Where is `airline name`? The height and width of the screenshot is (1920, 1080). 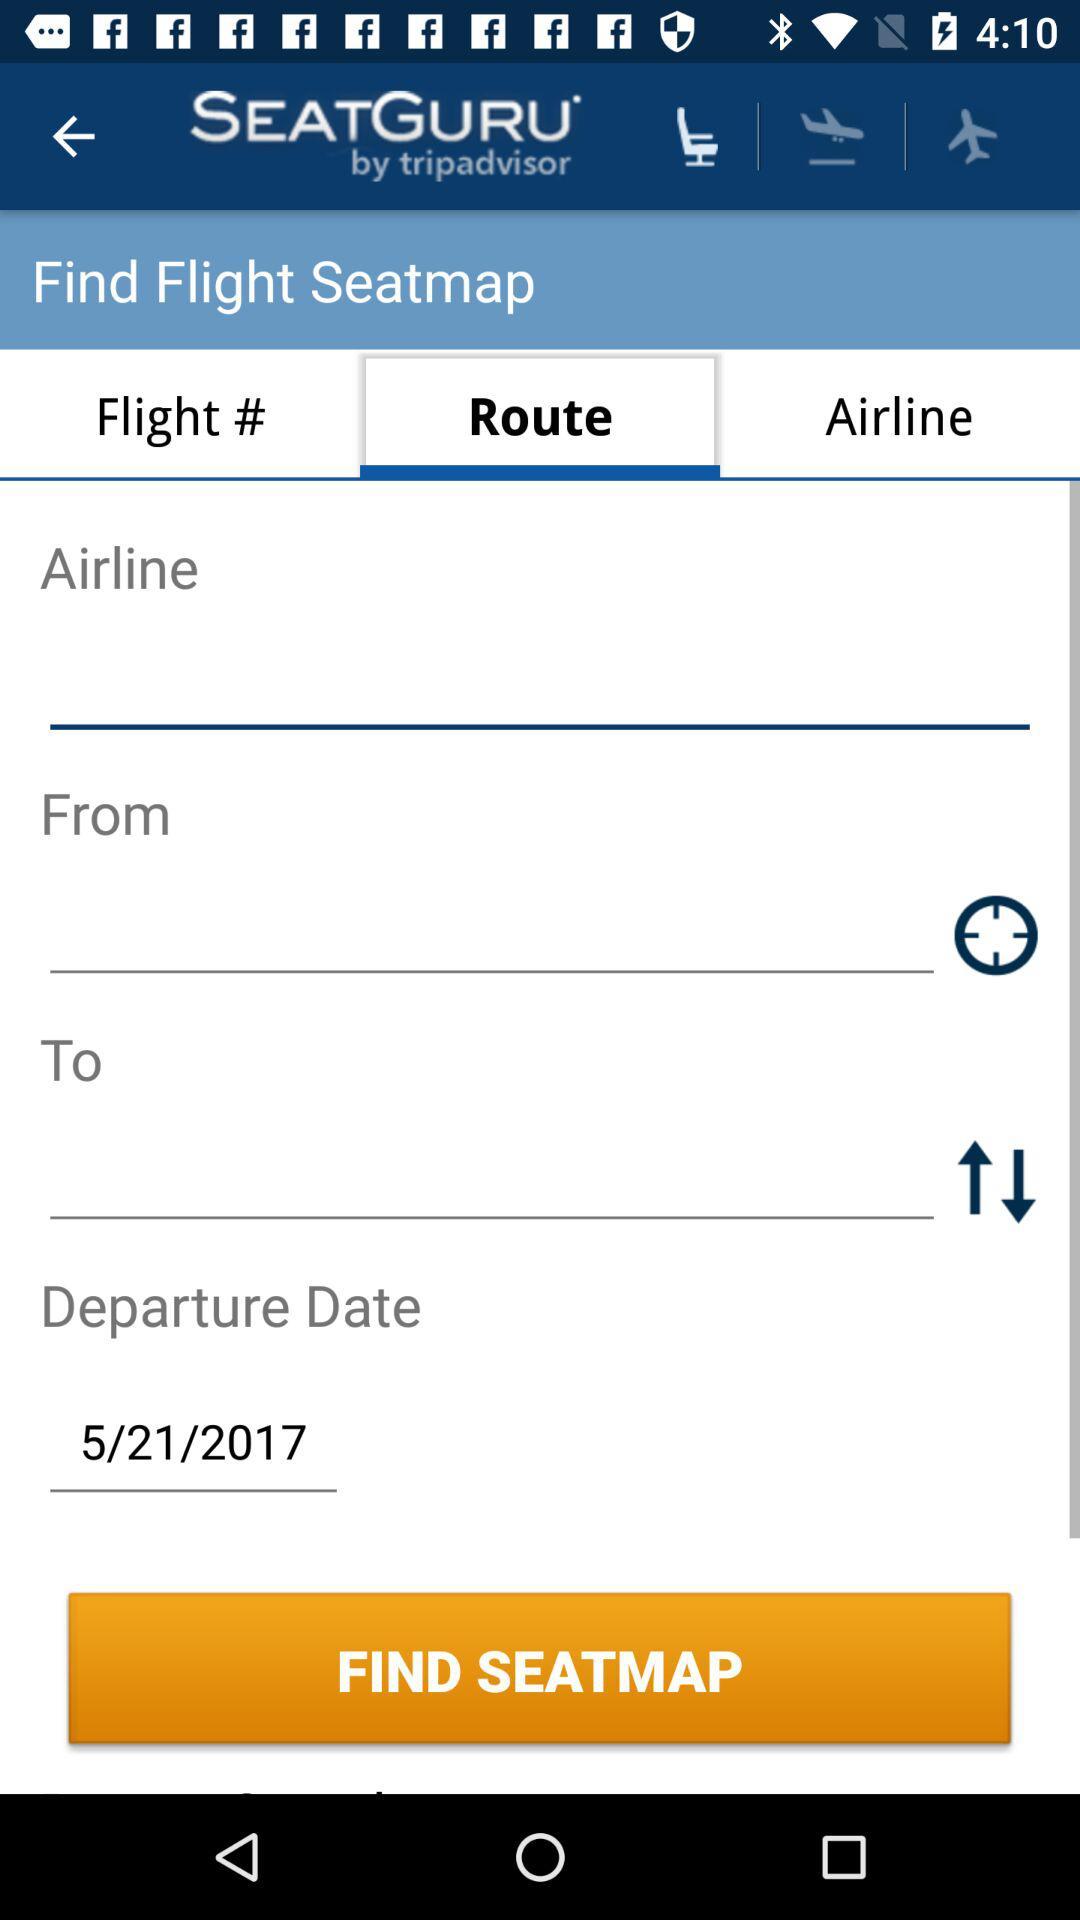
airline name is located at coordinates (540, 689).